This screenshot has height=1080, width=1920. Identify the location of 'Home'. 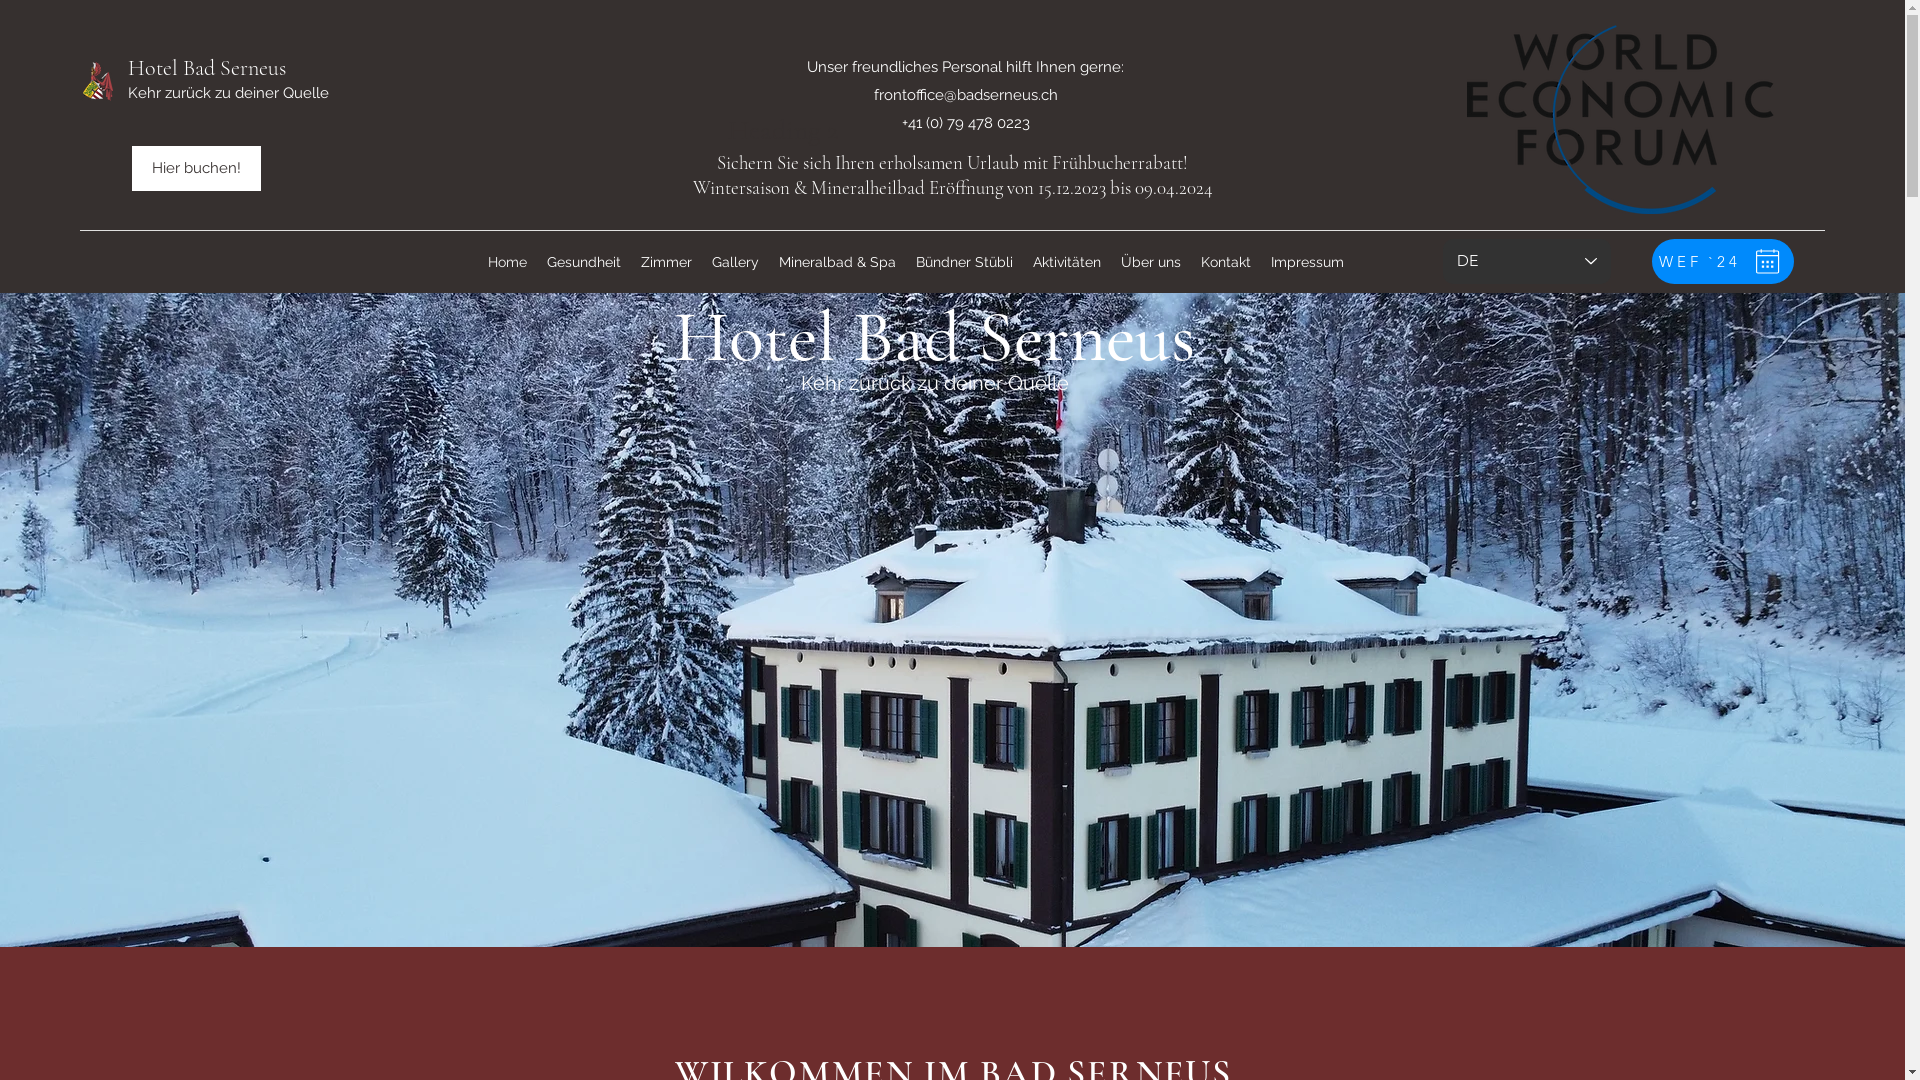
(507, 261).